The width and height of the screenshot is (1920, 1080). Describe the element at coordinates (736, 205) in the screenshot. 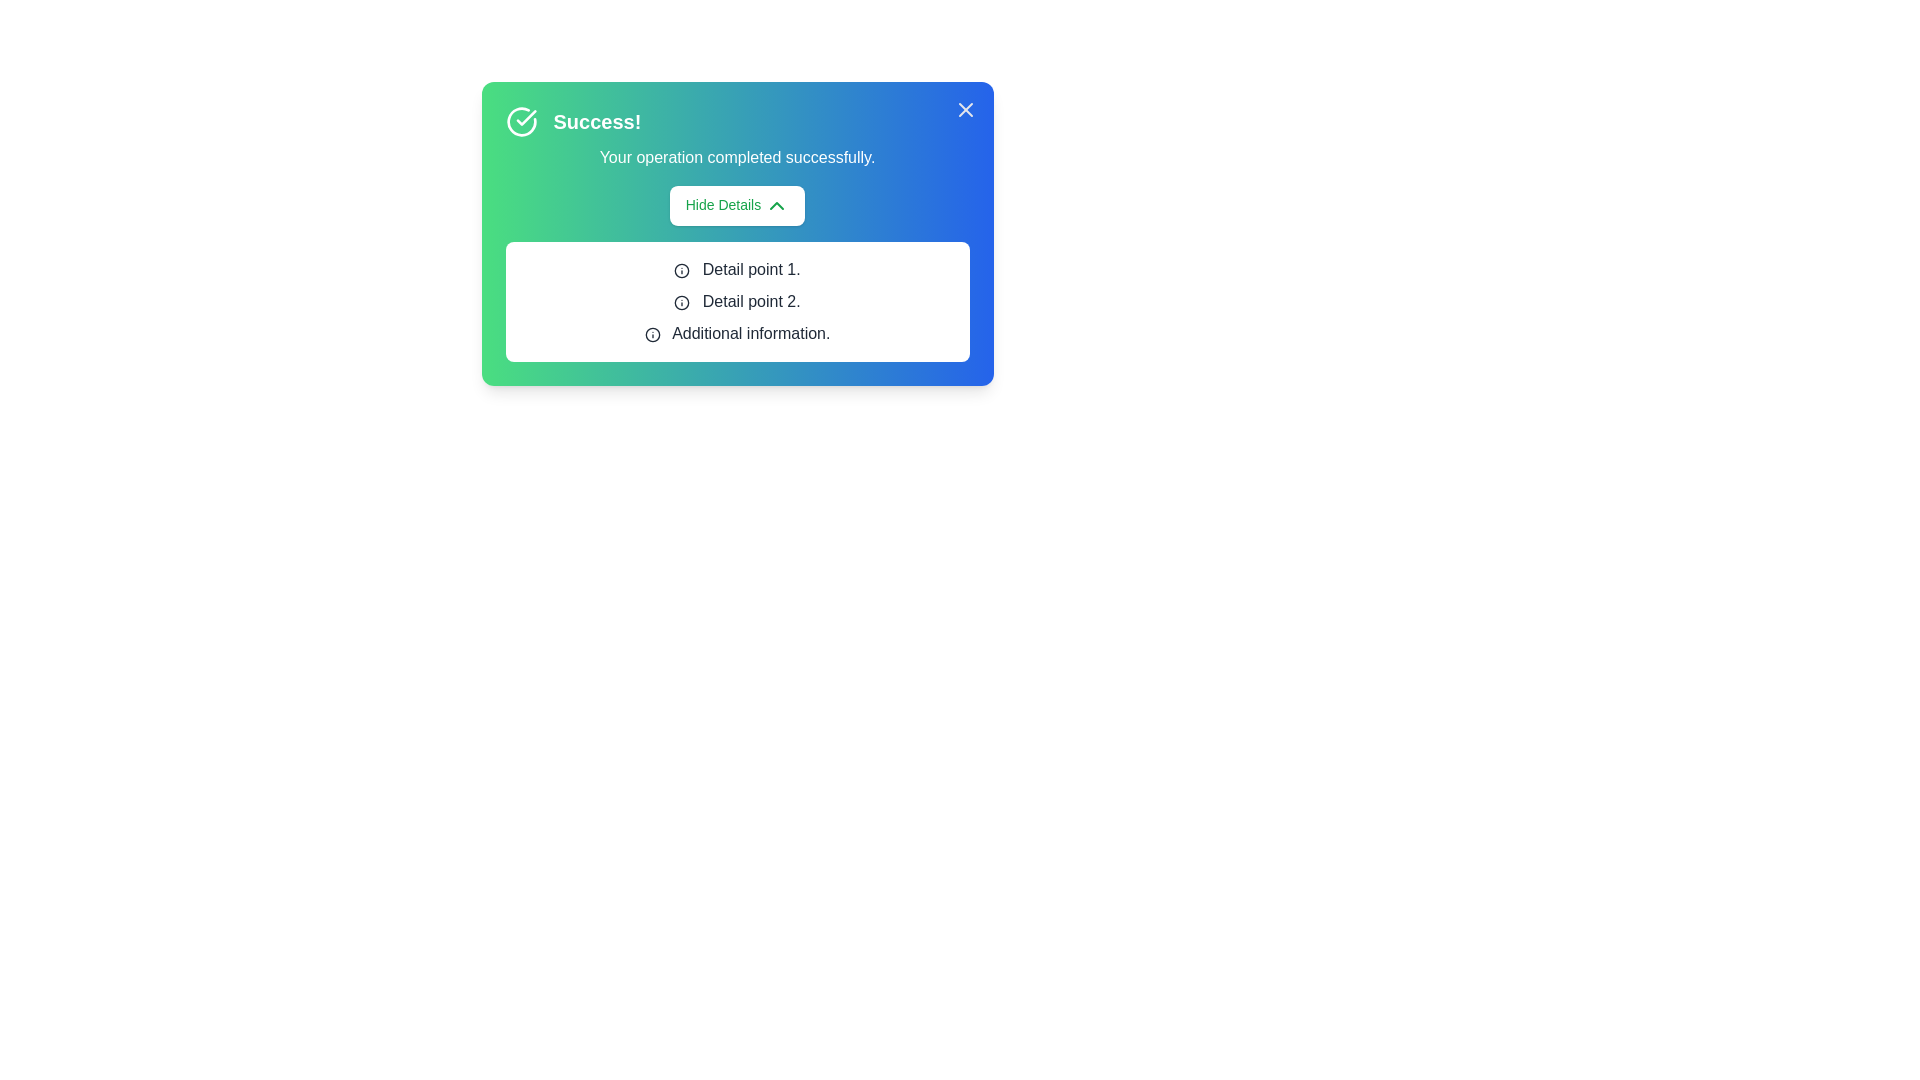

I see `'Hide Details' button to toggle the visibility of the details section` at that location.